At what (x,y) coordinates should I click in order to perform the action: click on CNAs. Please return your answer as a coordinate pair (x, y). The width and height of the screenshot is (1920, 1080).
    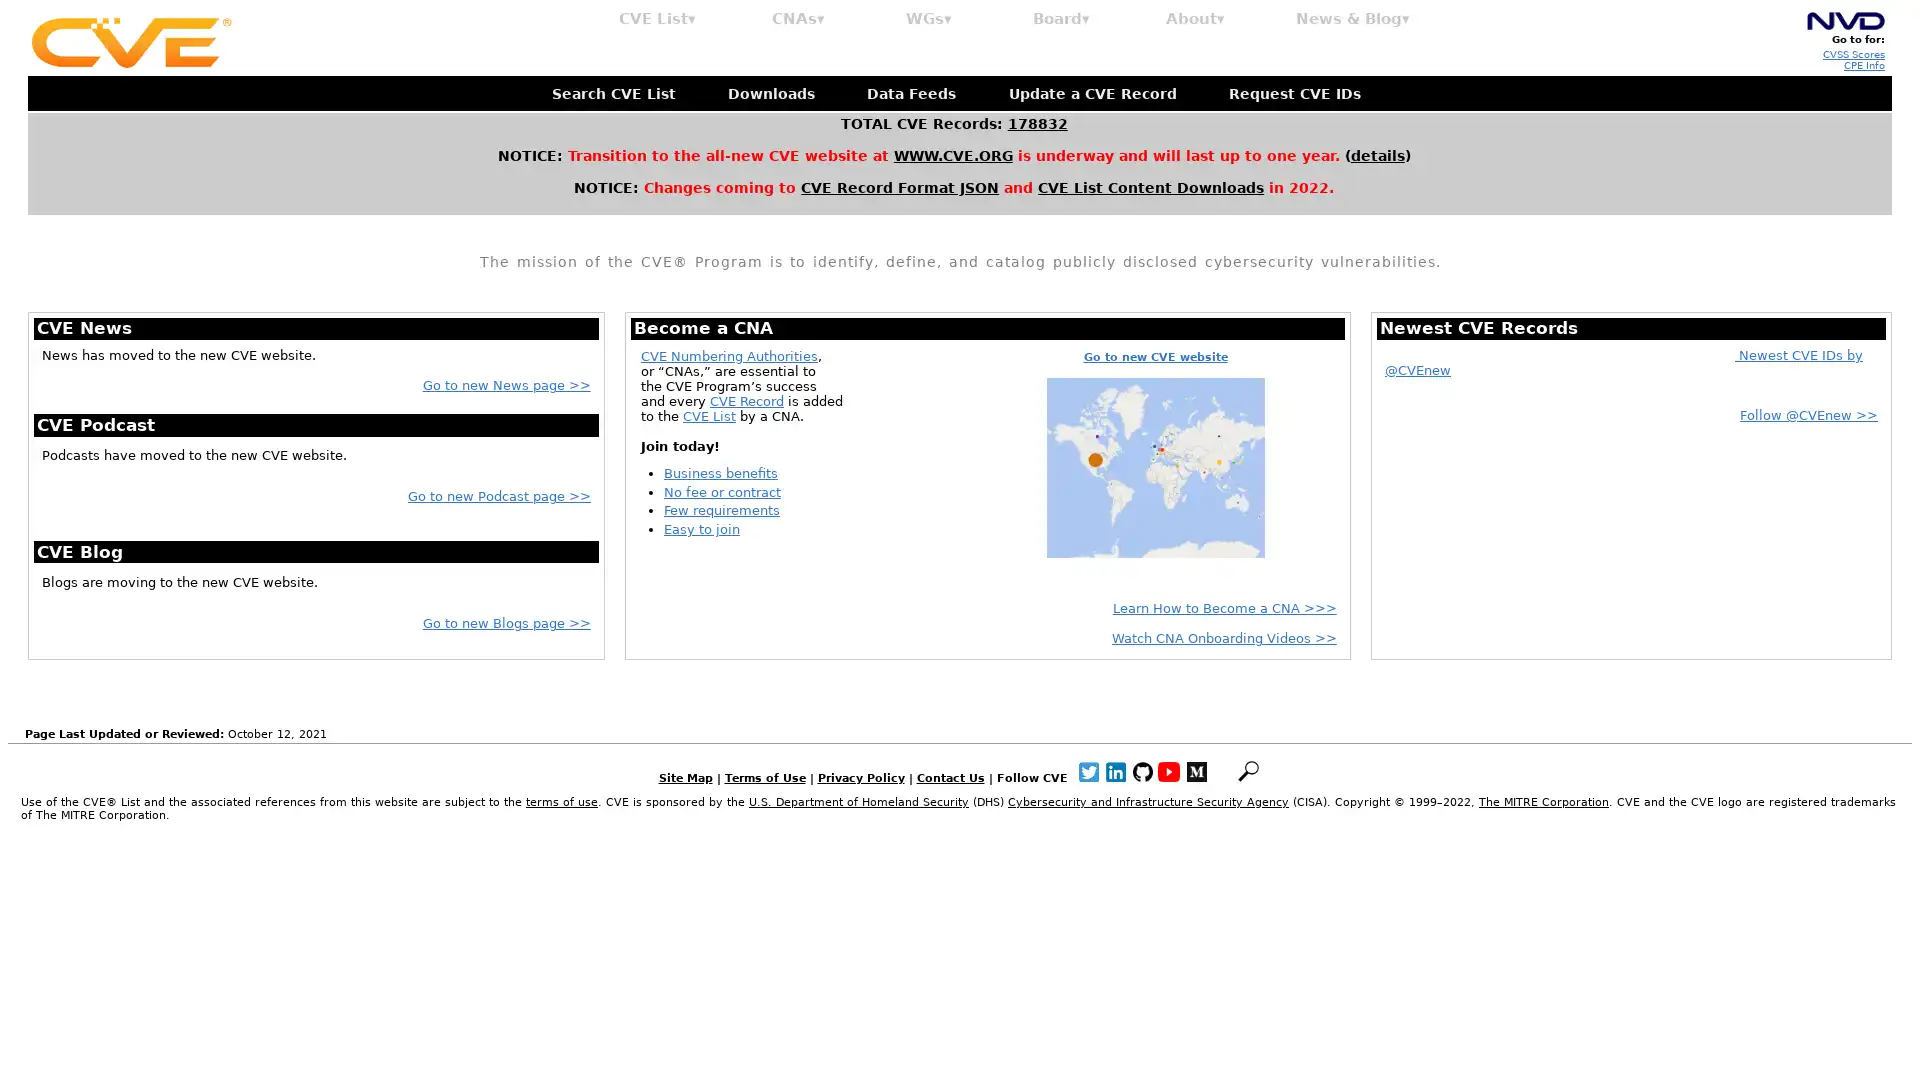
    Looking at the image, I should click on (797, 19).